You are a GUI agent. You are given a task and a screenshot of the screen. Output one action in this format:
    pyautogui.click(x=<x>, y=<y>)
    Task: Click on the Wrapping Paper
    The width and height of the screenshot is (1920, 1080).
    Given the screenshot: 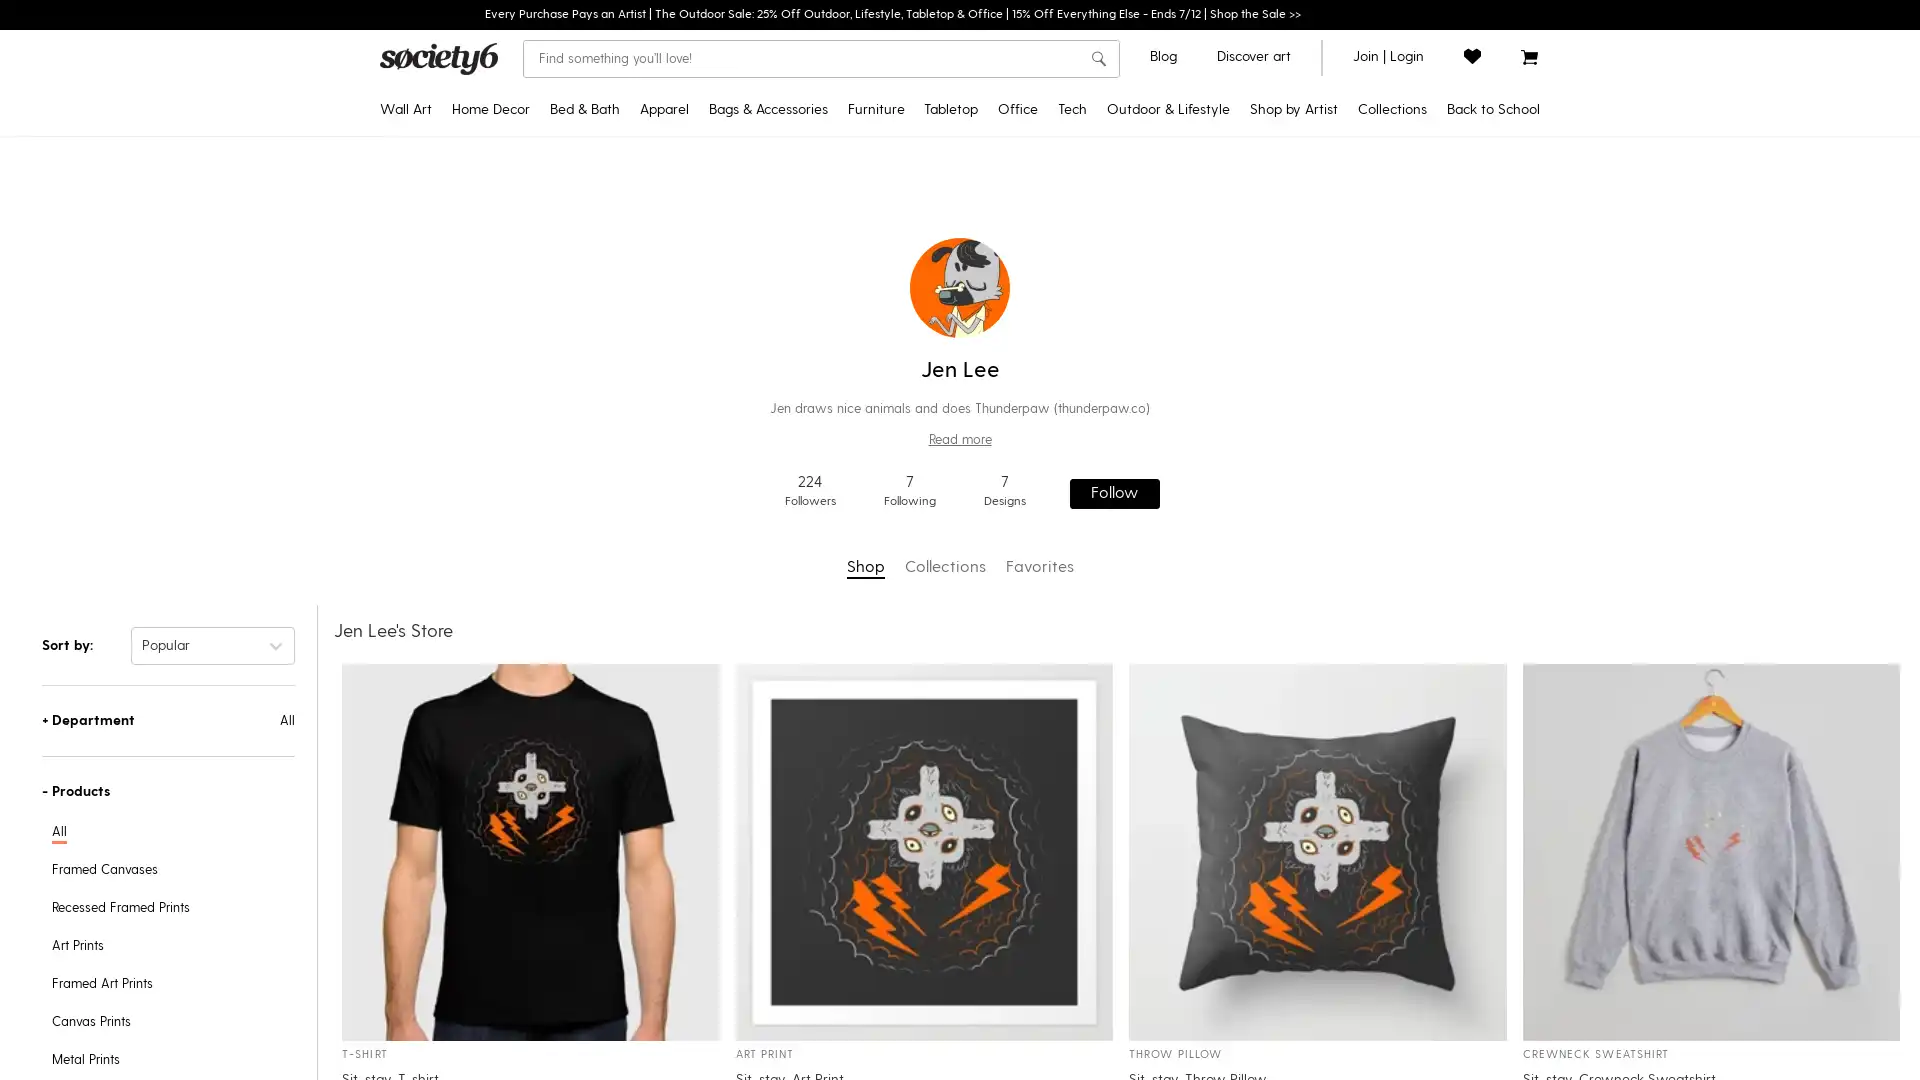 What is the action you would take?
    pyautogui.click(x=1067, y=386)
    